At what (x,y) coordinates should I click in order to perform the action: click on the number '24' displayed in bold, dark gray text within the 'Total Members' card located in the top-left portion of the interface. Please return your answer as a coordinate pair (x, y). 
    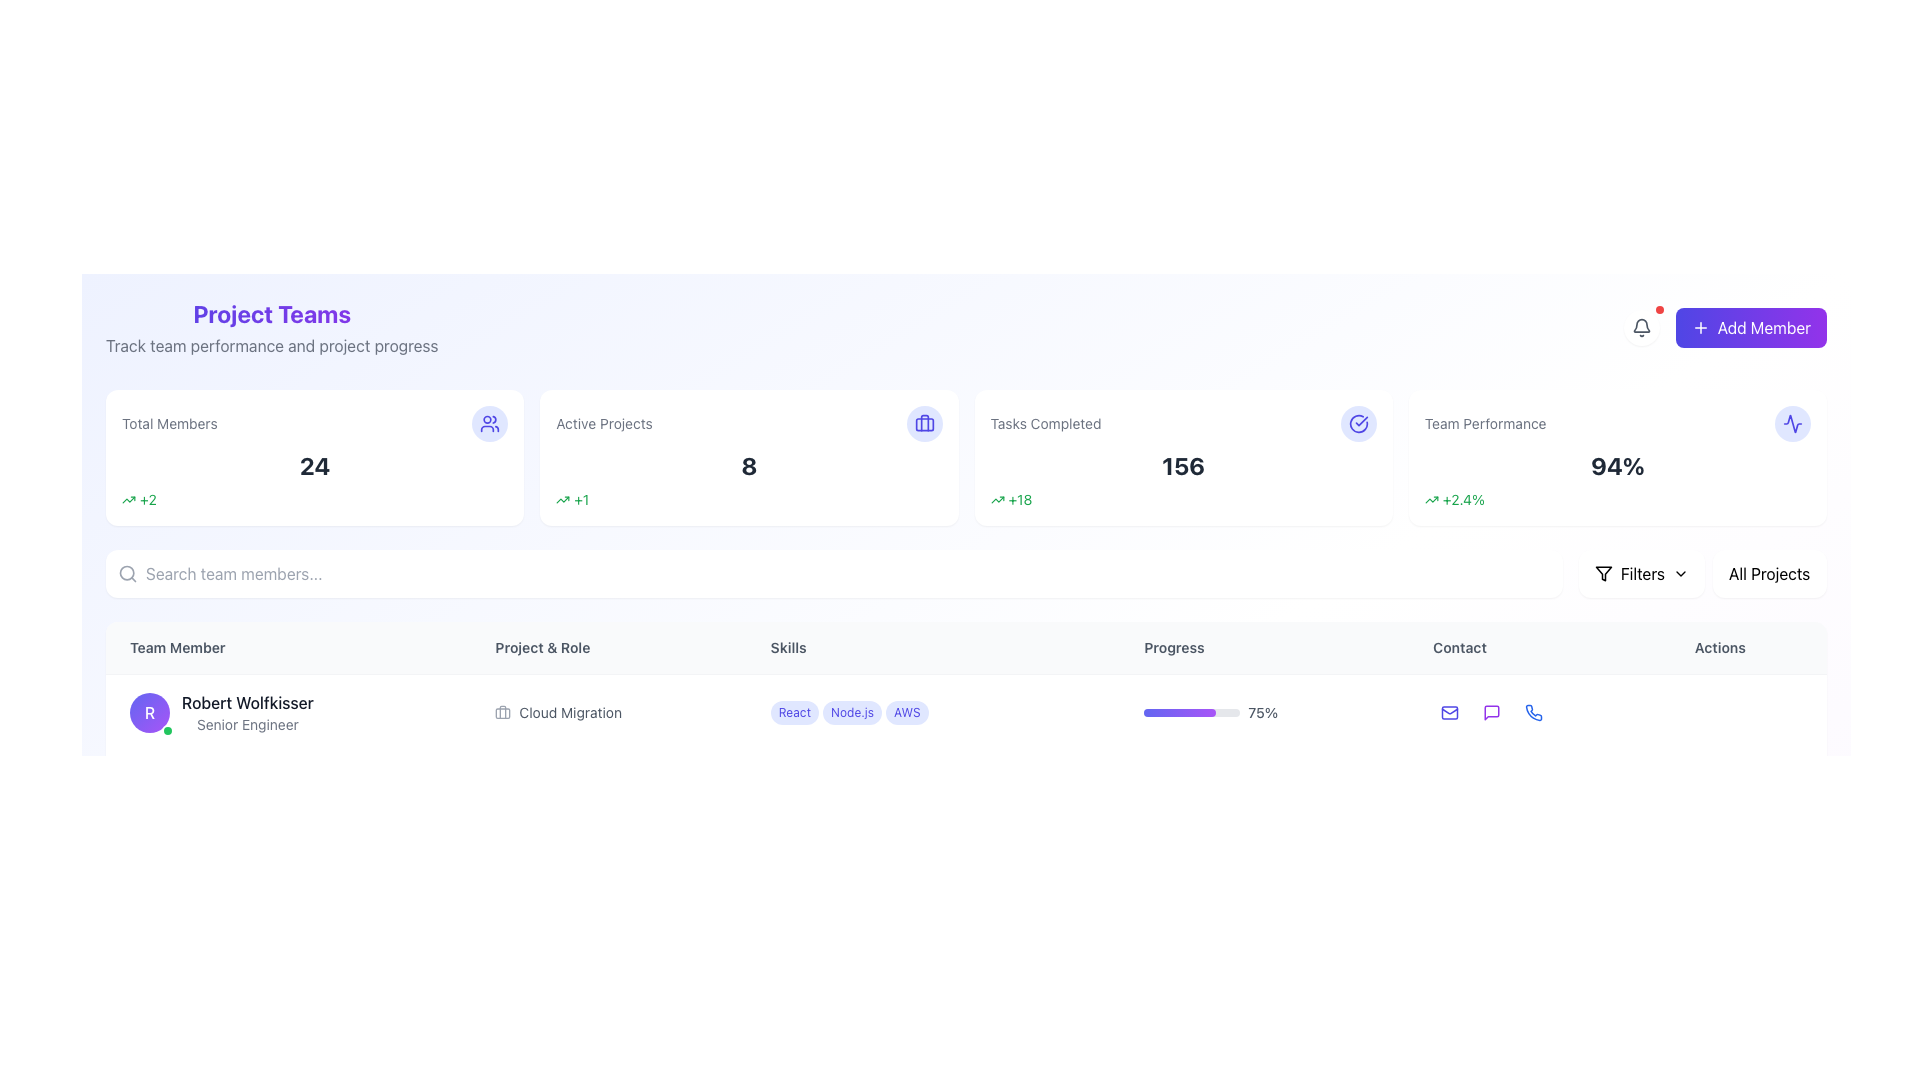
    Looking at the image, I should click on (314, 466).